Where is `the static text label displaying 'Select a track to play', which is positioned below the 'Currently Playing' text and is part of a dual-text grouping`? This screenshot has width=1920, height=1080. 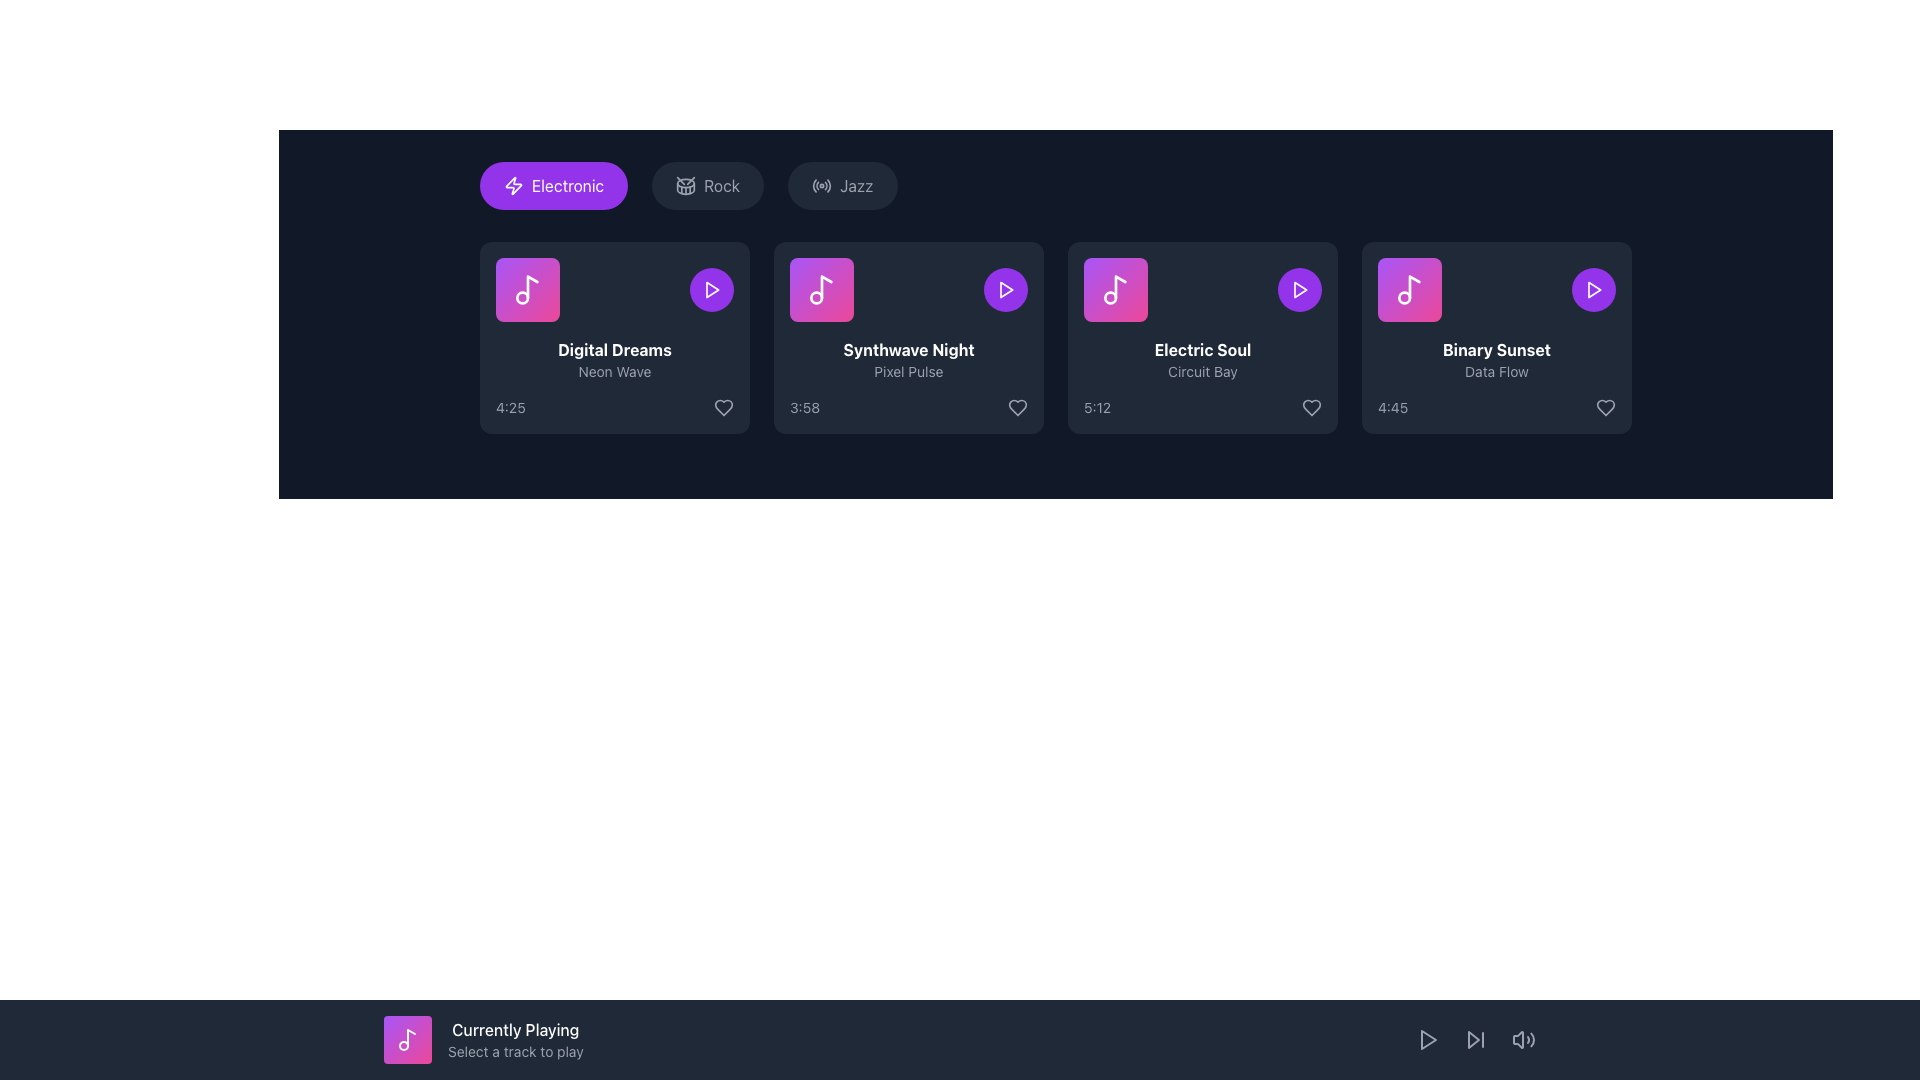 the static text label displaying 'Select a track to play', which is positioned below the 'Currently Playing' text and is part of a dual-text grouping is located at coordinates (515, 1051).